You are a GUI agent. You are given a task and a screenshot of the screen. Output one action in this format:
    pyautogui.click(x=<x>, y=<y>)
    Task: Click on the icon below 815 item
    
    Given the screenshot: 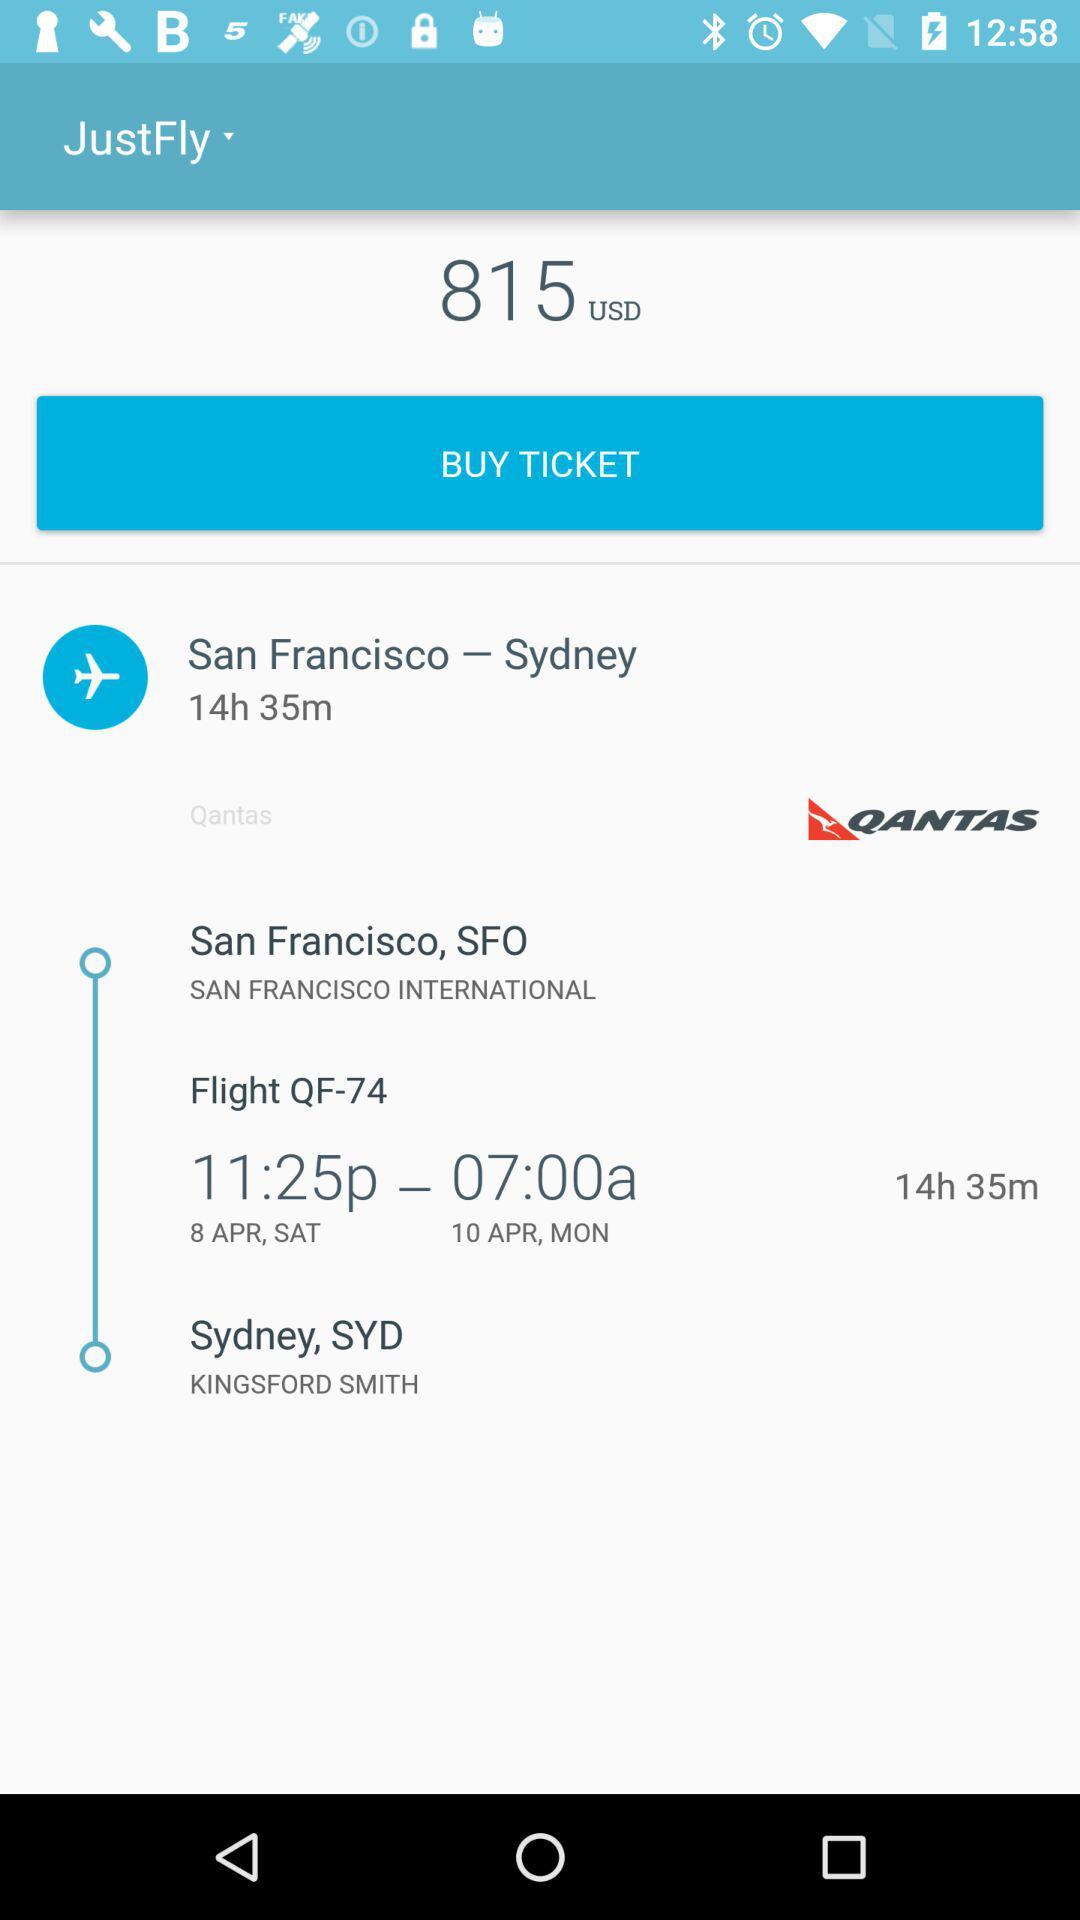 What is the action you would take?
    pyautogui.click(x=540, y=462)
    